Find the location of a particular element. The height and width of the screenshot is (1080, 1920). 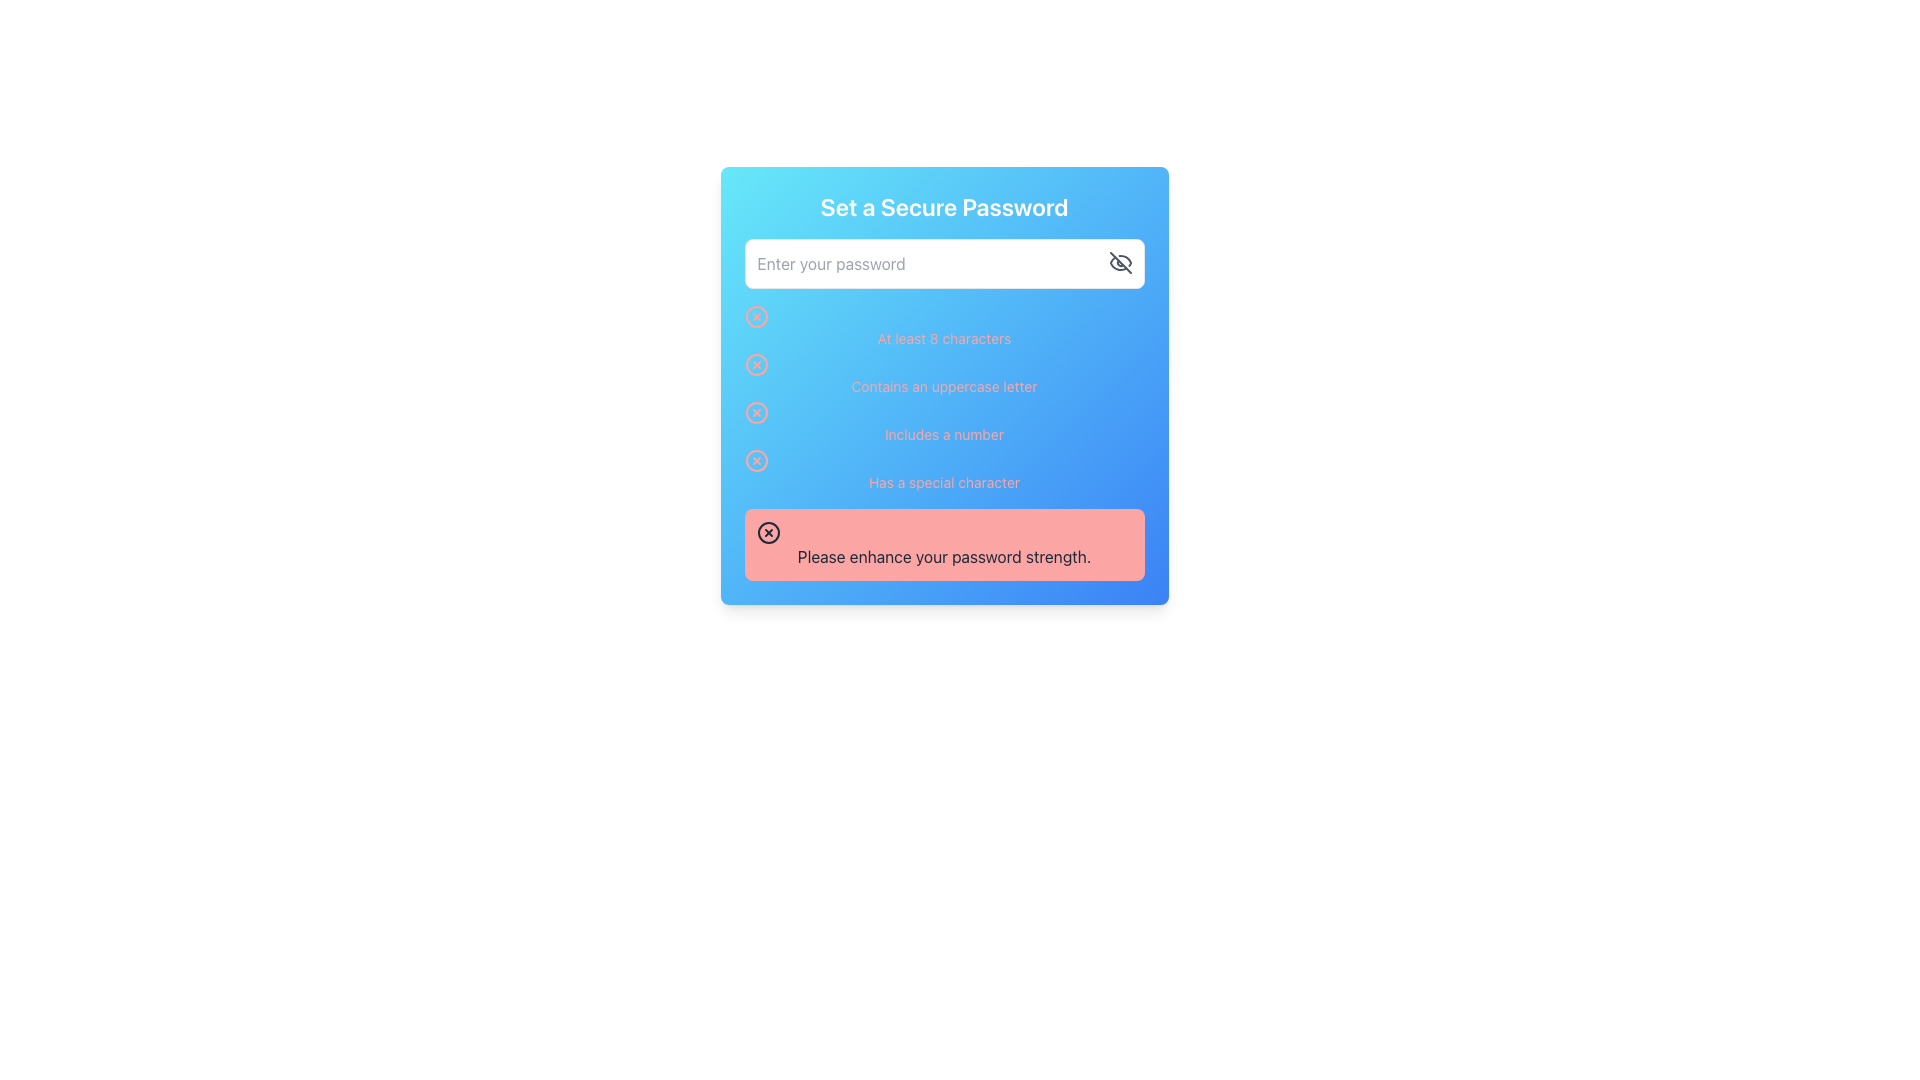

the toggle visibility button located at the top-right corner inside the password input field is located at coordinates (1120, 261).